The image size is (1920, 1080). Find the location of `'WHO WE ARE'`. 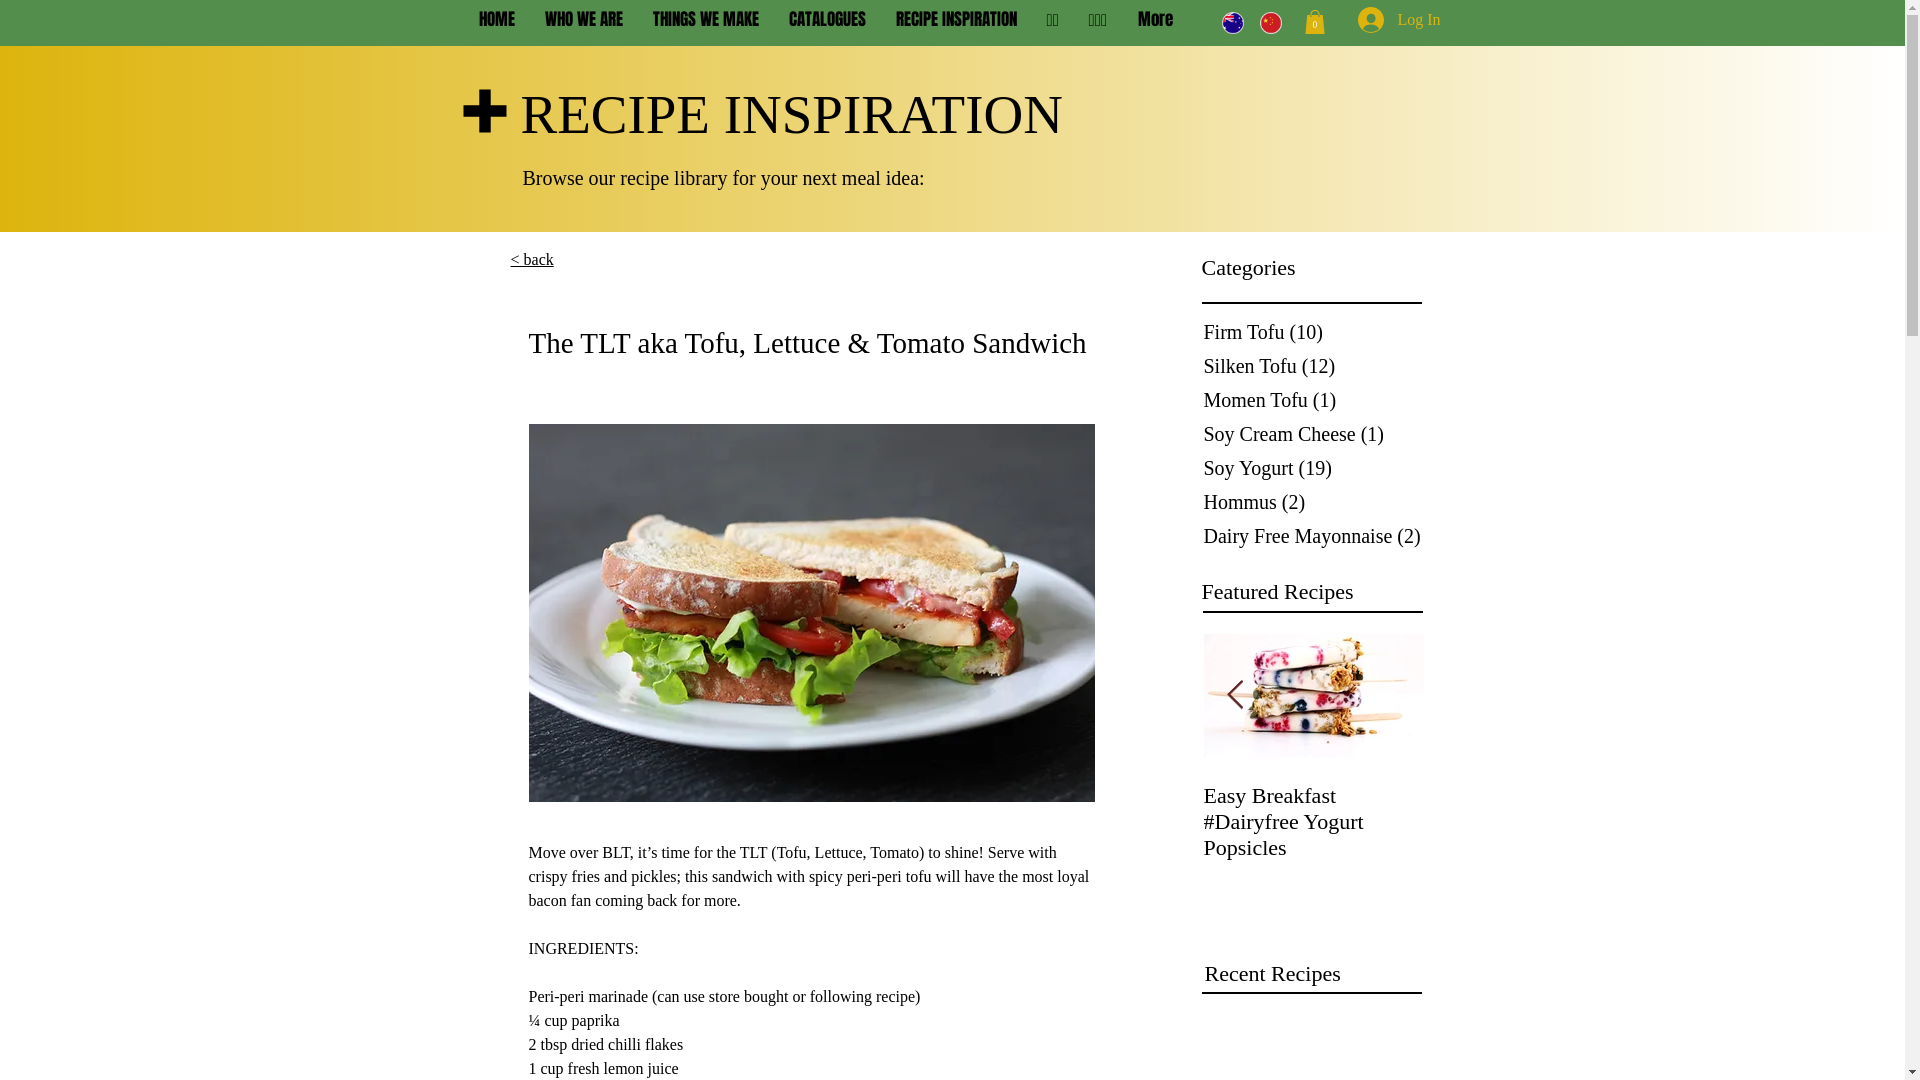

'WHO WE ARE' is located at coordinates (583, 19).